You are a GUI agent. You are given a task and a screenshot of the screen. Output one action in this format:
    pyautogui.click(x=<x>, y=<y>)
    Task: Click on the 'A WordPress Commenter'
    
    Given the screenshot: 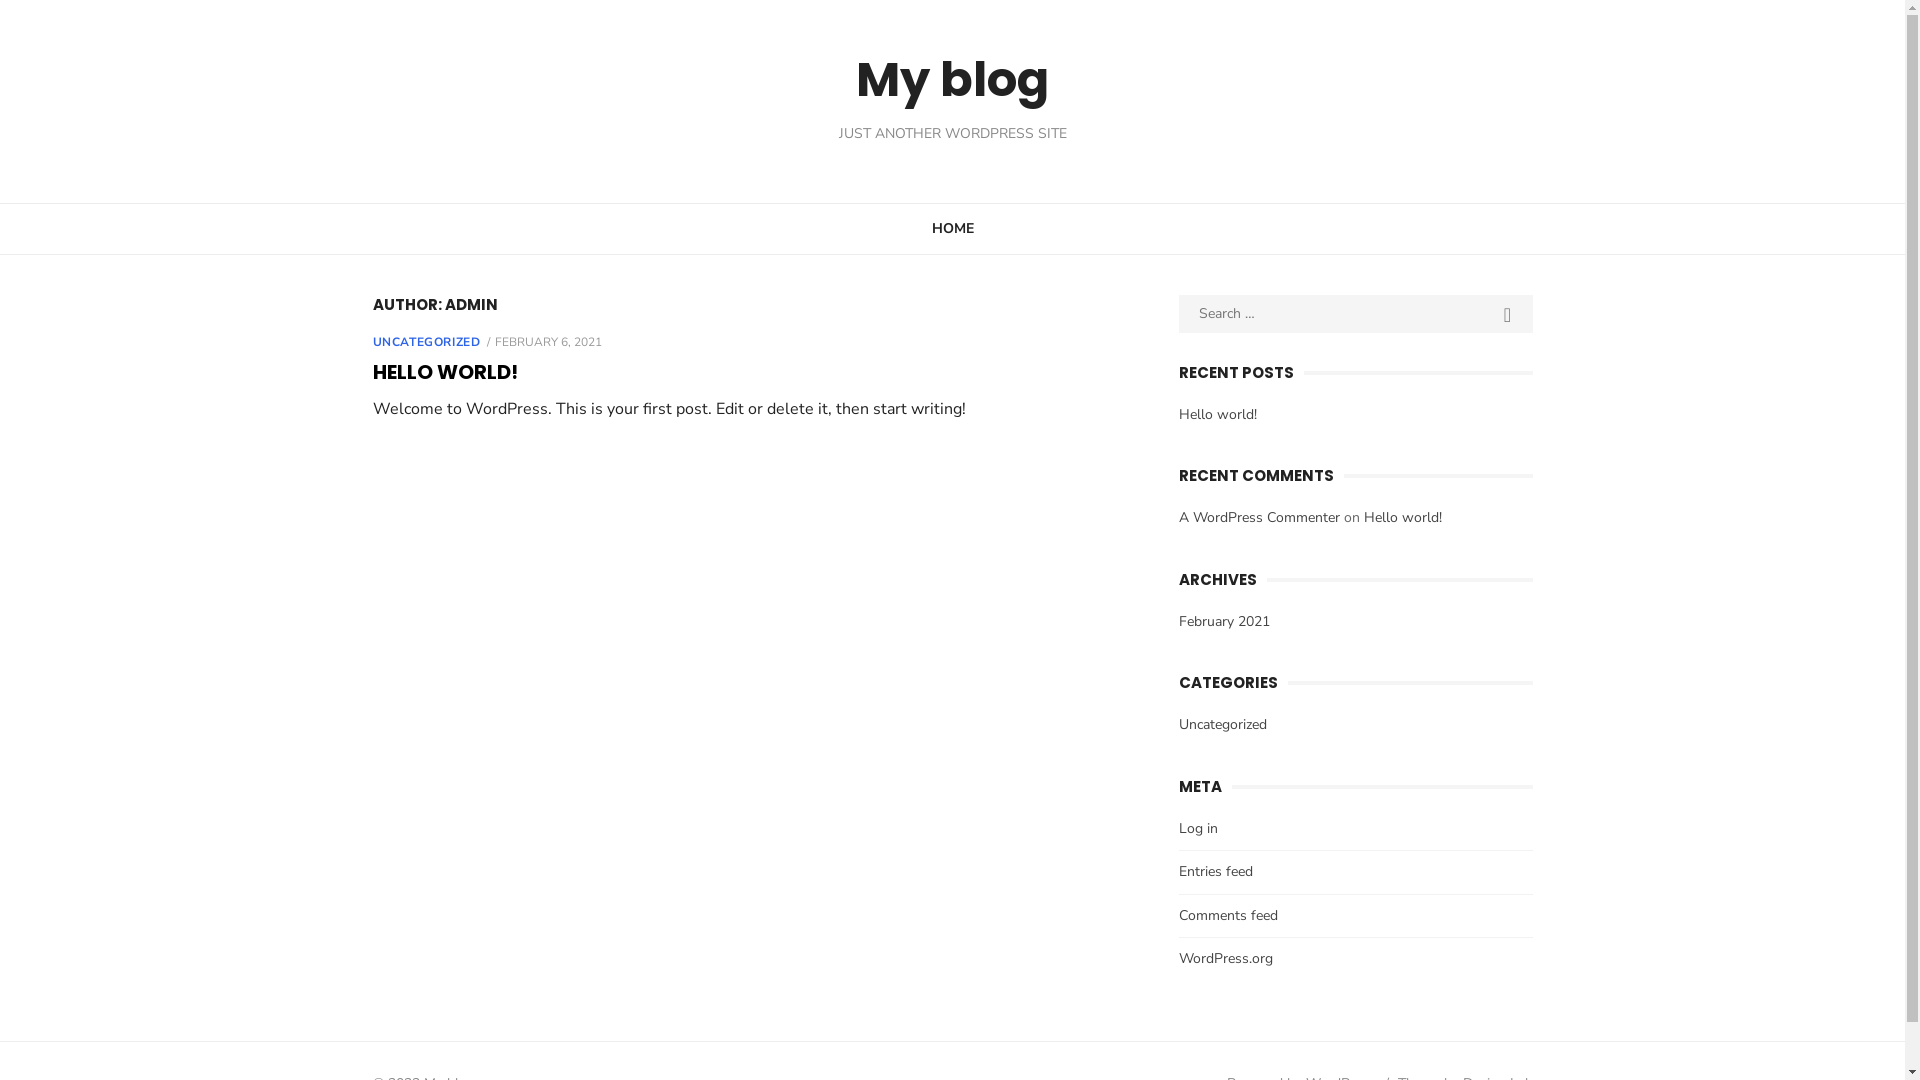 What is the action you would take?
    pyautogui.click(x=1258, y=516)
    